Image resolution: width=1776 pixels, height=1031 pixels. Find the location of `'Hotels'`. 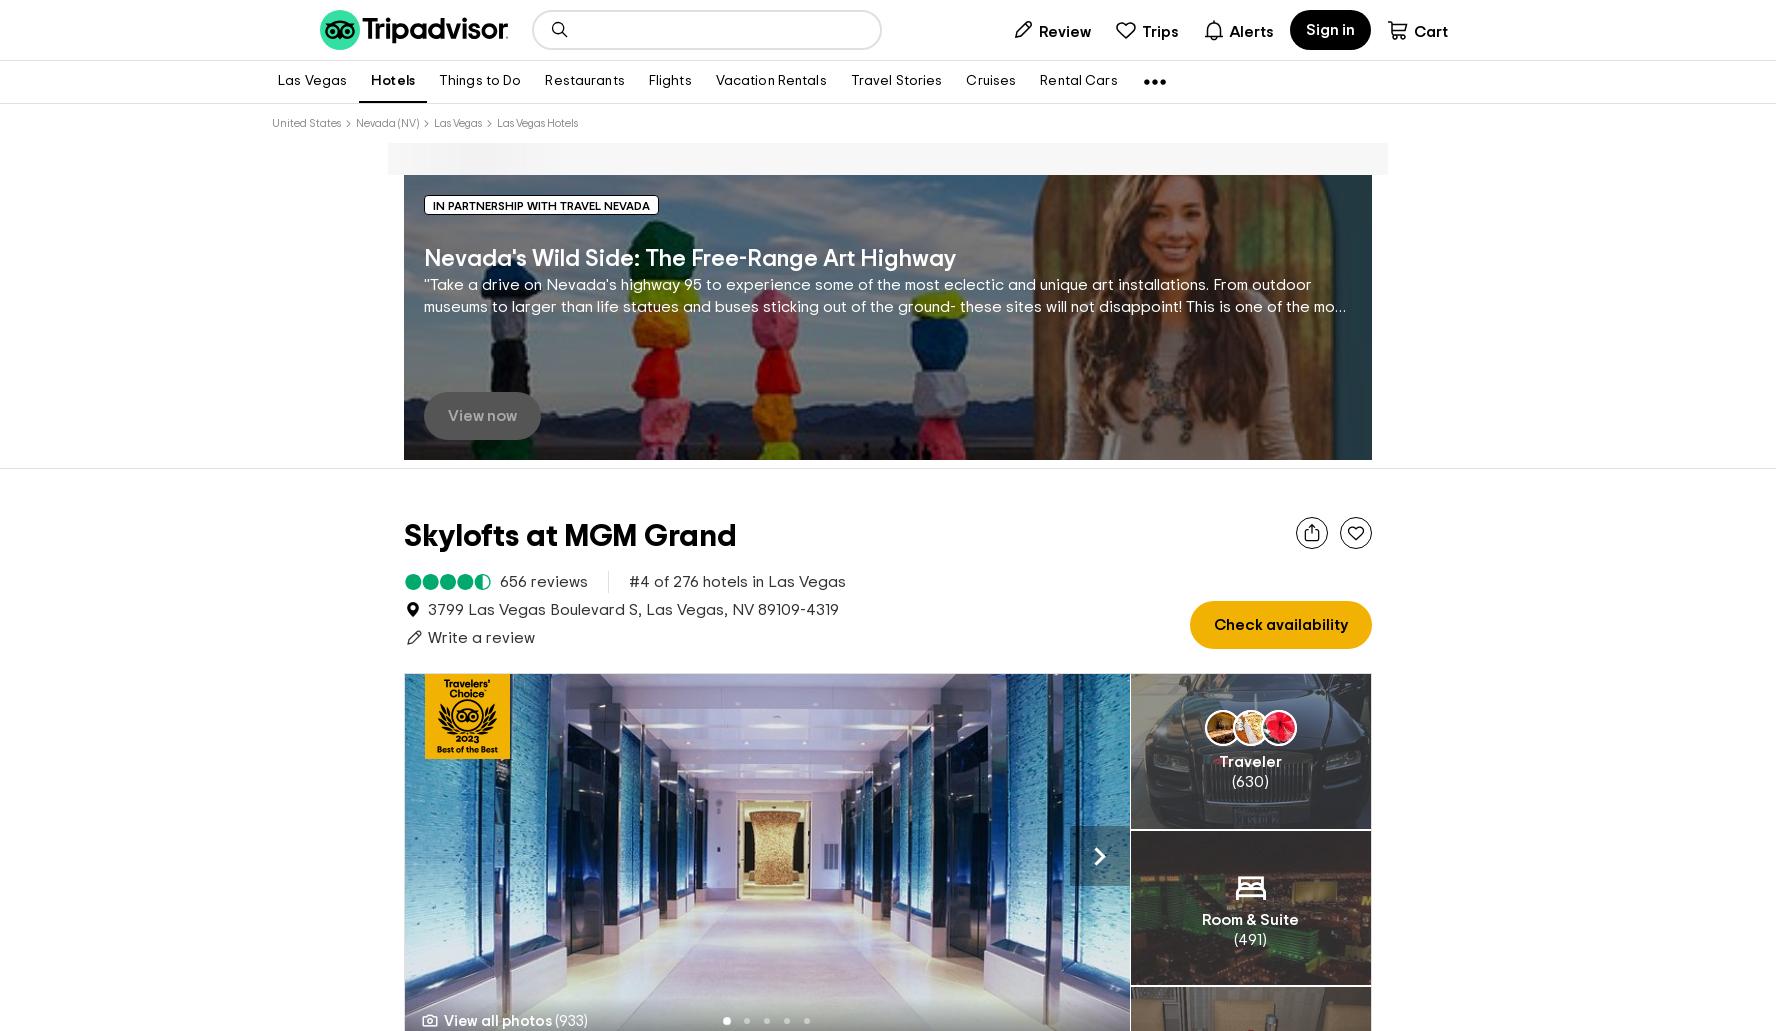

'Hotels' is located at coordinates (392, 81).